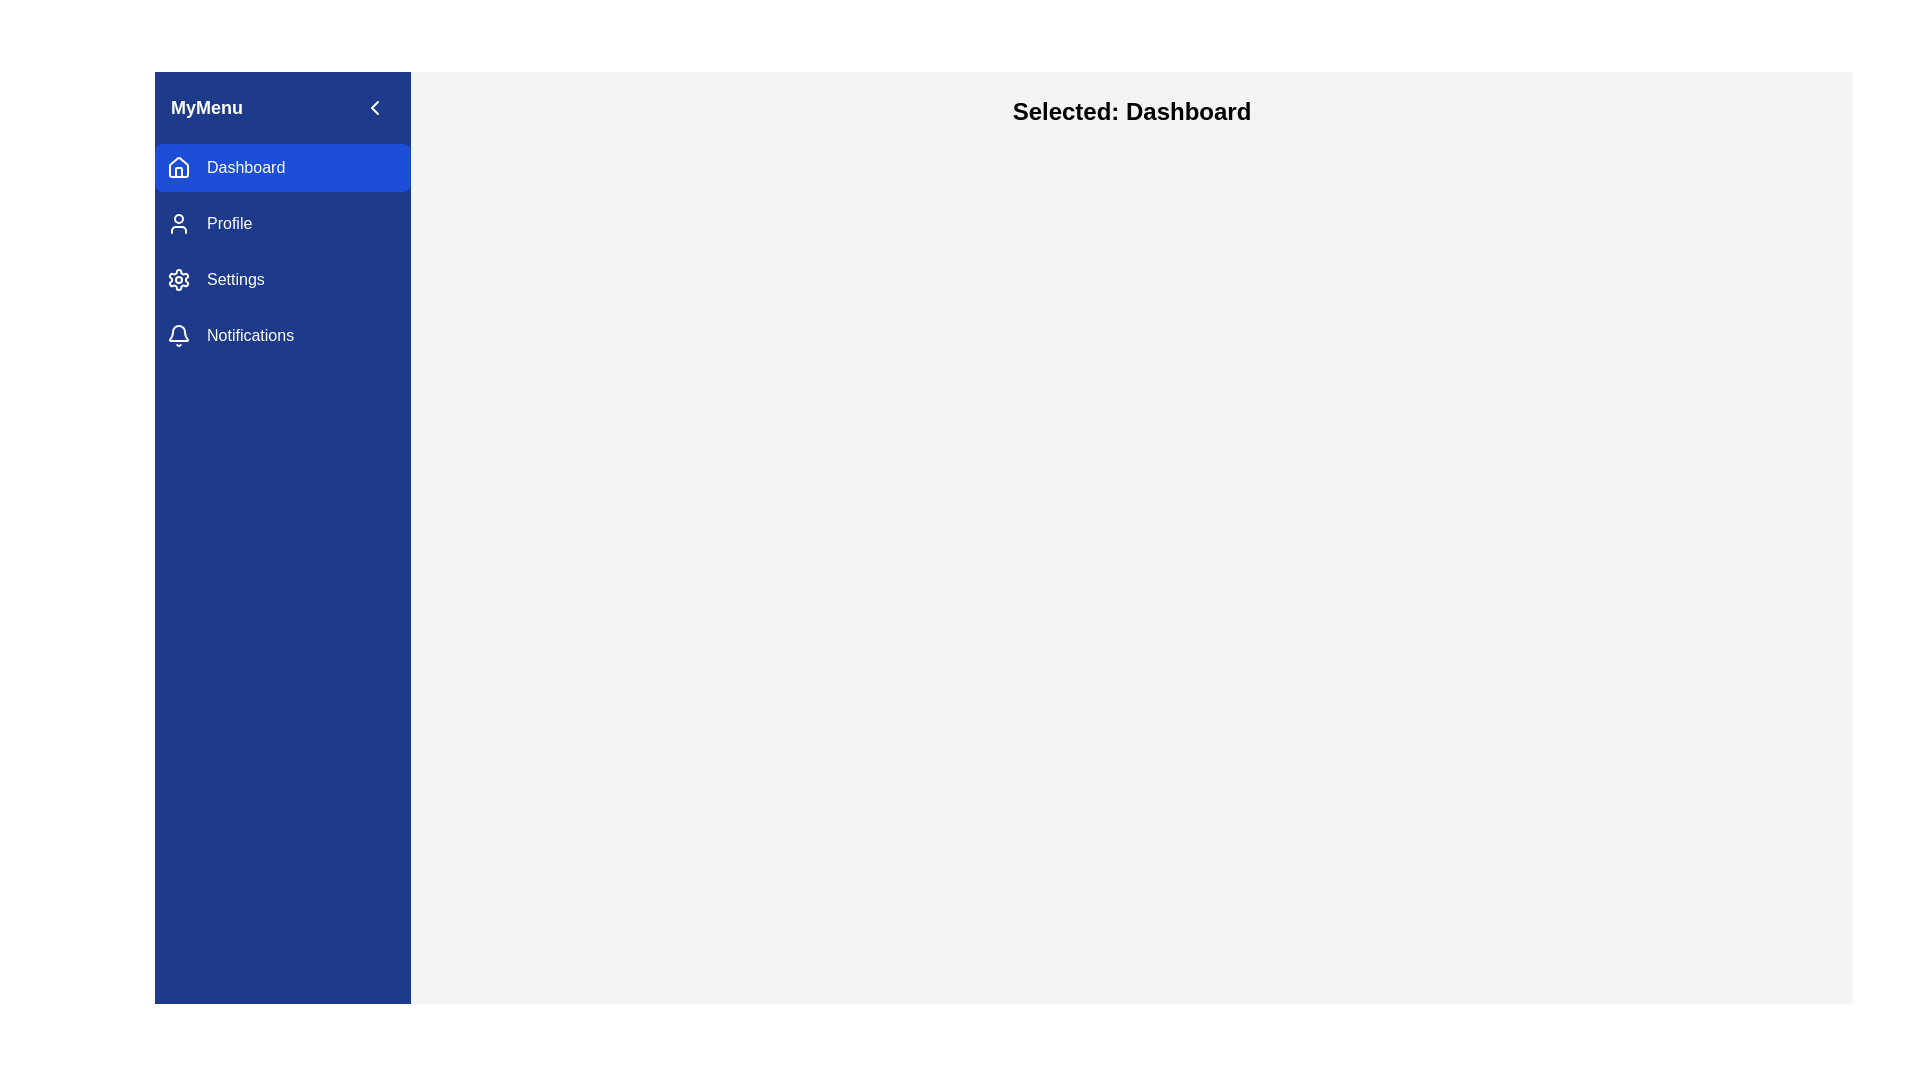 The width and height of the screenshot is (1920, 1080). I want to click on the navigation icon located in the top-right corner of the blue sidebar menu, adjacent to the 'MyMenu' text, to indicate a collapse or expand action, so click(374, 108).